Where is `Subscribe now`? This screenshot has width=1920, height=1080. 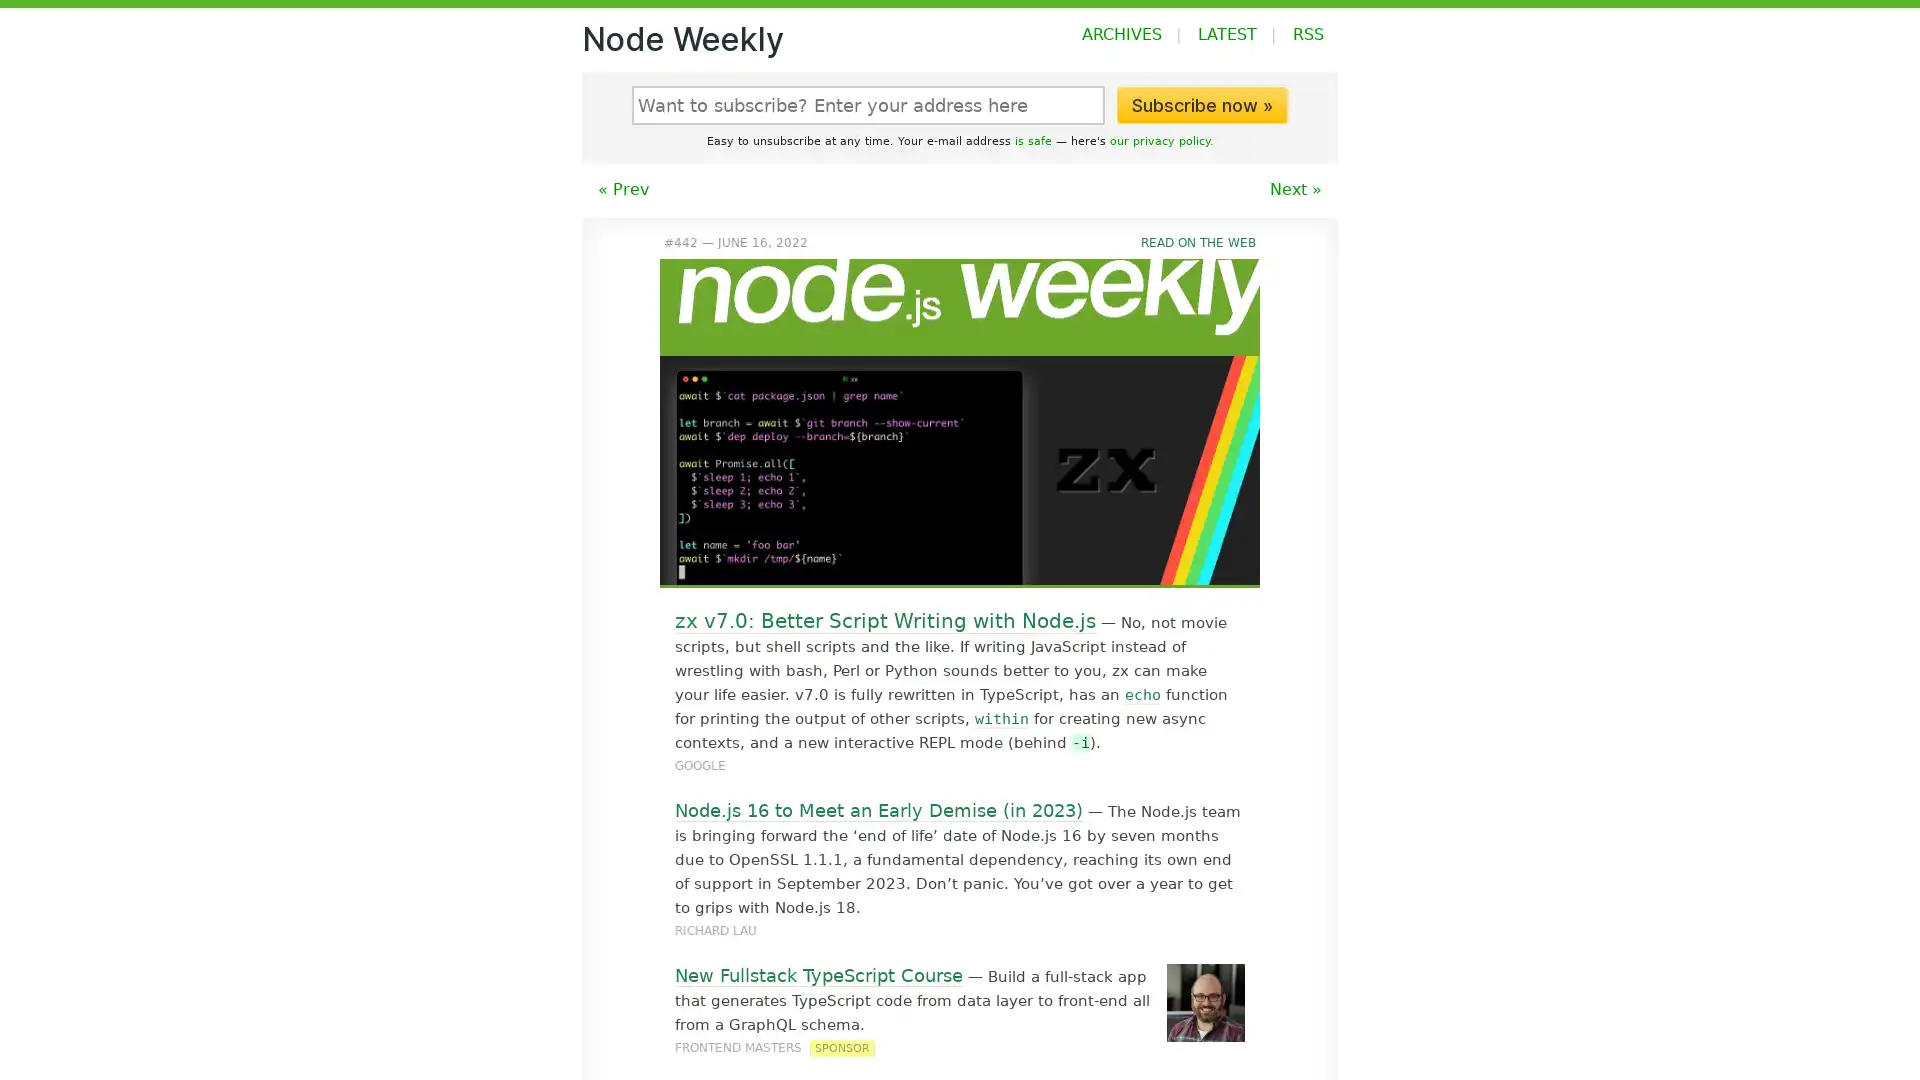 Subscribe now is located at coordinates (1201, 105).